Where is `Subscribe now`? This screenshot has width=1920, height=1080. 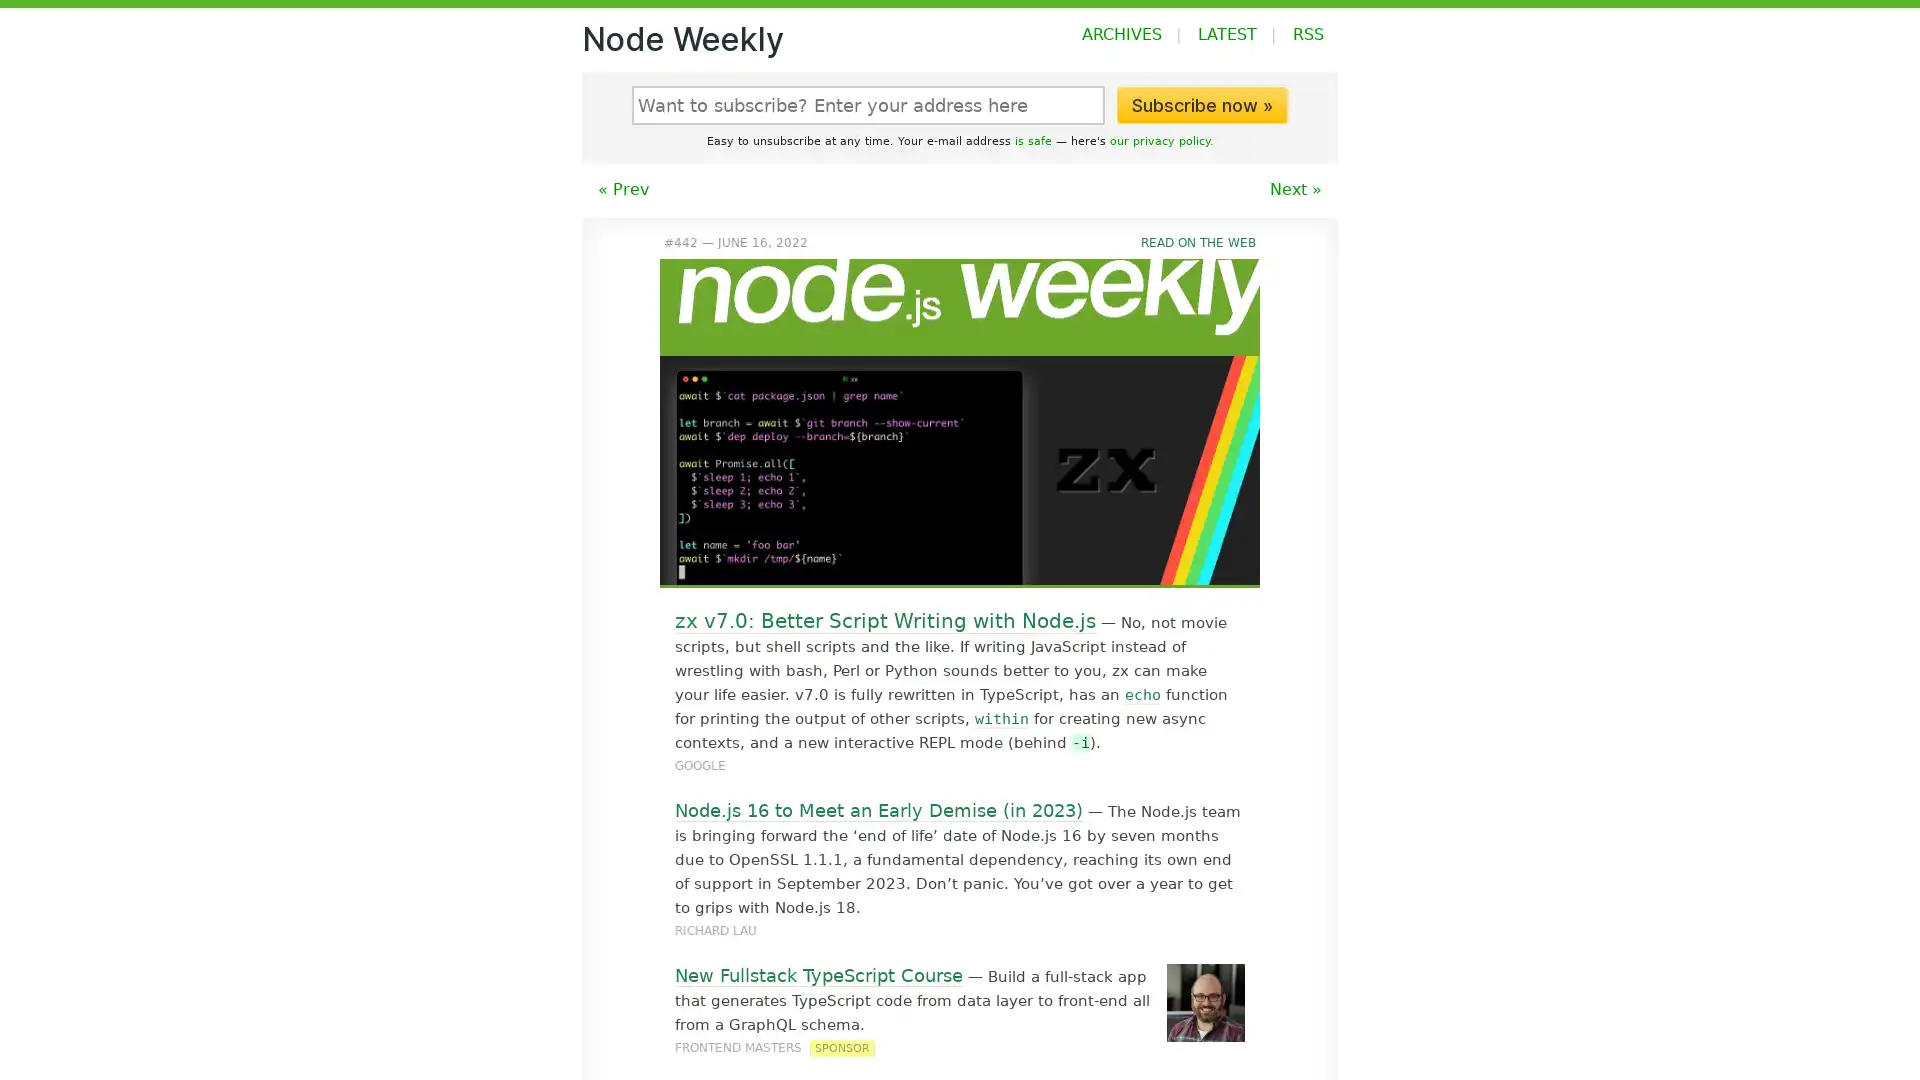 Subscribe now is located at coordinates (1201, 105).